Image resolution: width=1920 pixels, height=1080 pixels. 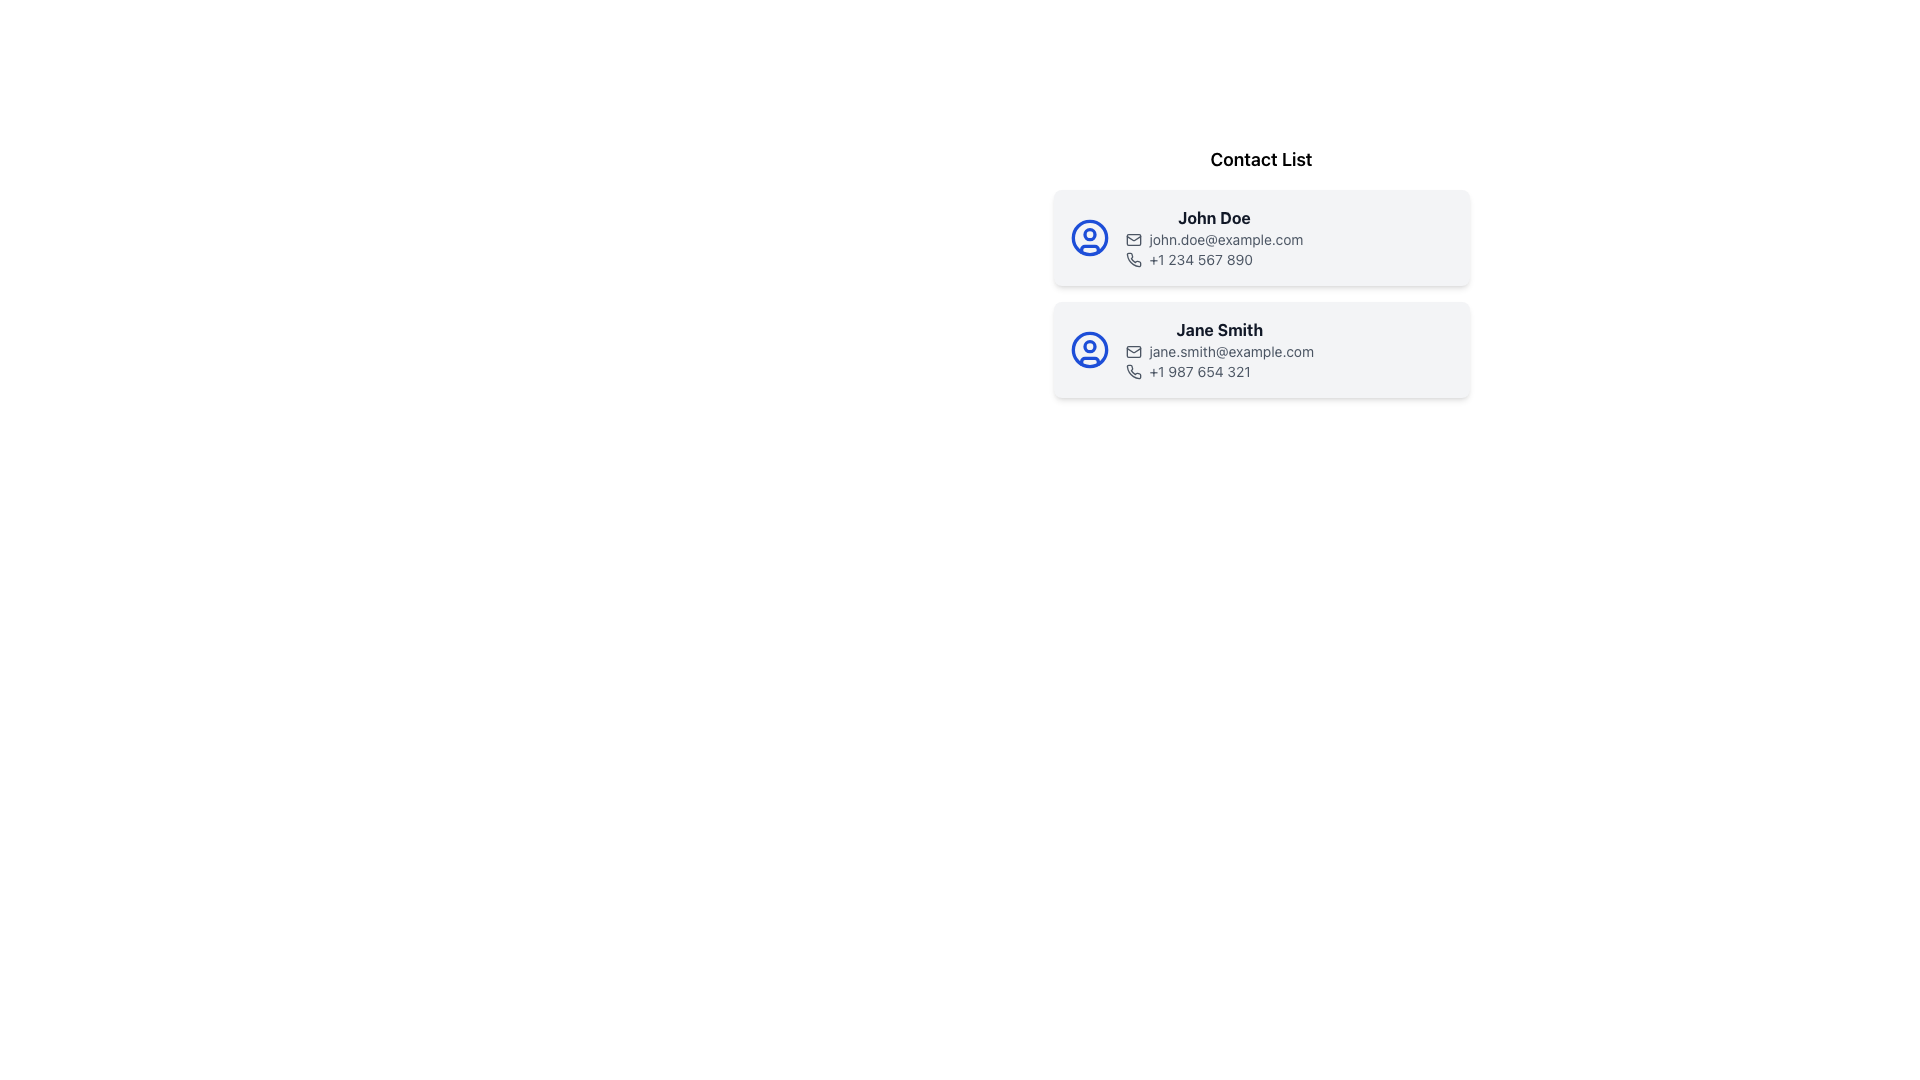 What do you see at coordinates (1213, 218) in the screenshot?
I see `the contact name text label located at the top of the first contact card, to the right of the circular icon` at bounding box center [1213, 218].